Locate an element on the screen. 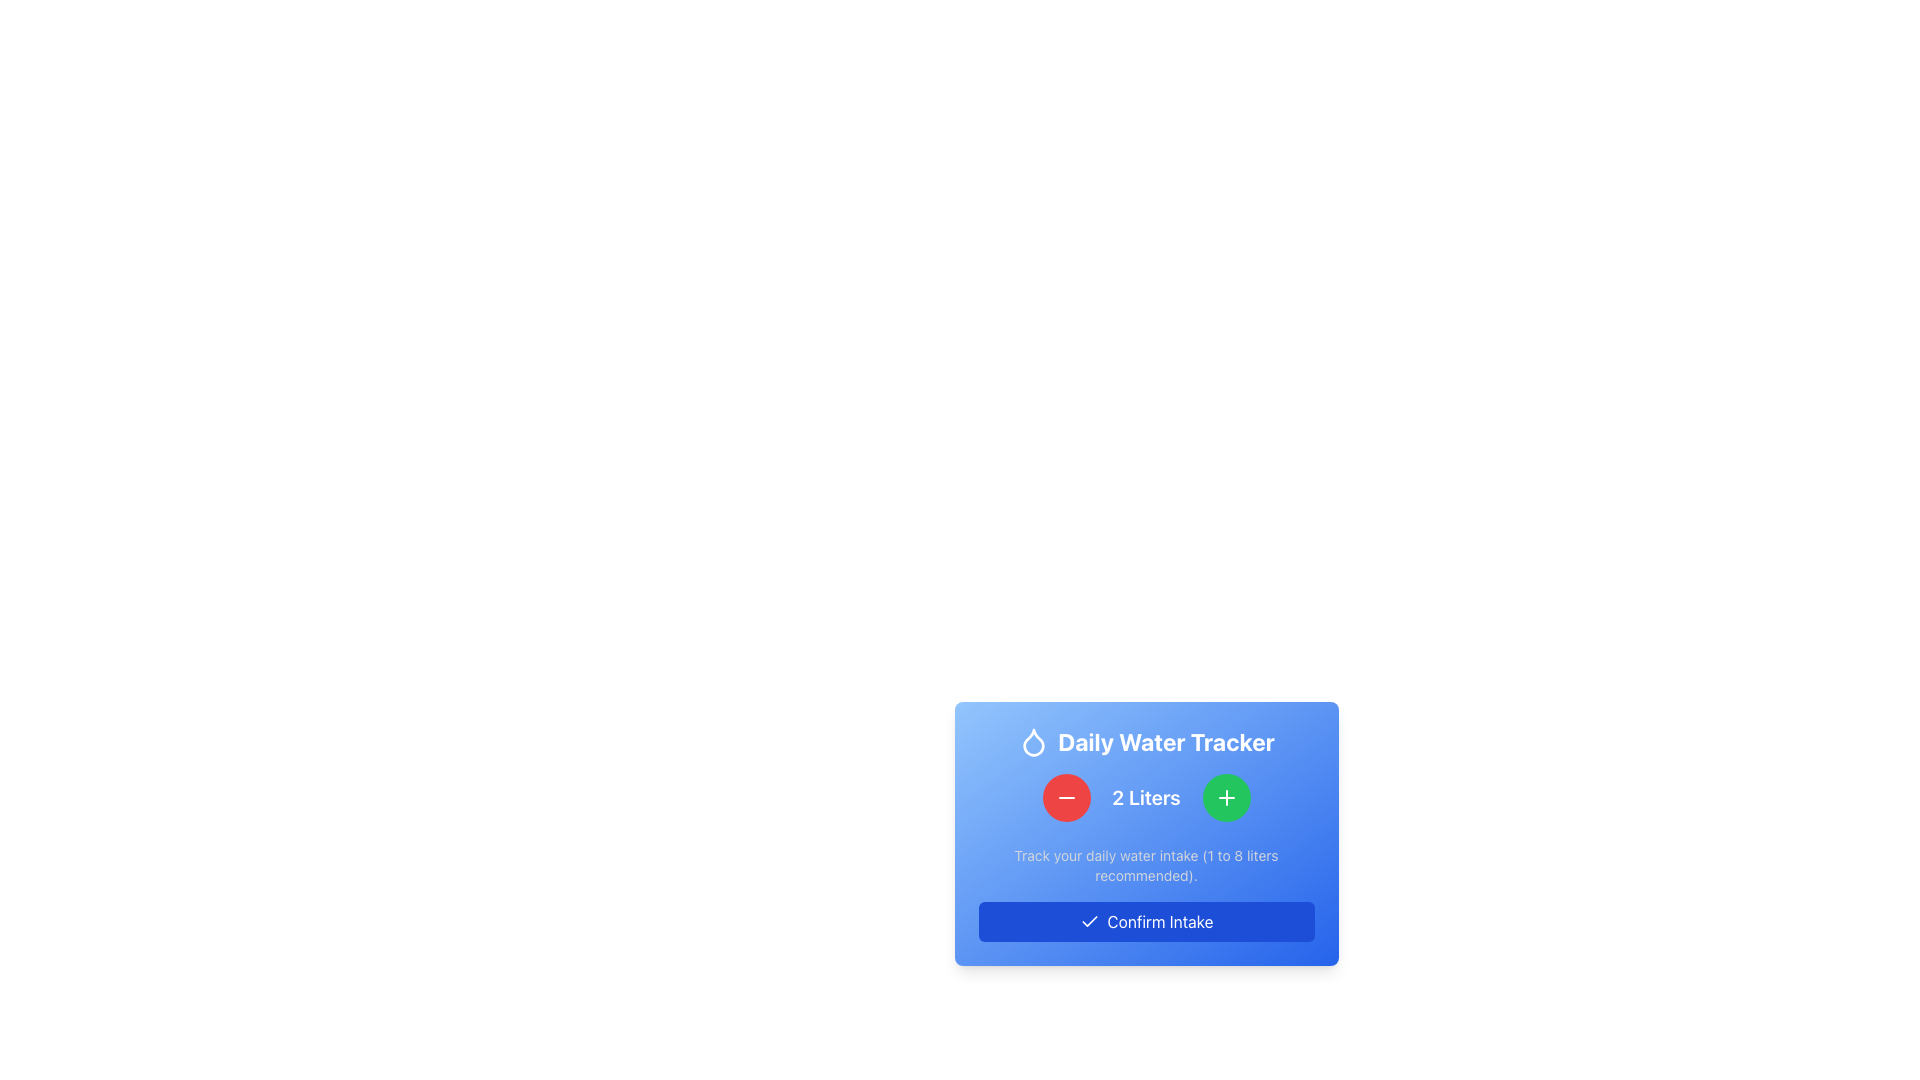 The height and width of the screenshot is (1080, 1920). the green button with the plus icon to increase the water intake value in the Daily Water Tracker application is located at coordinates (1225, 797).